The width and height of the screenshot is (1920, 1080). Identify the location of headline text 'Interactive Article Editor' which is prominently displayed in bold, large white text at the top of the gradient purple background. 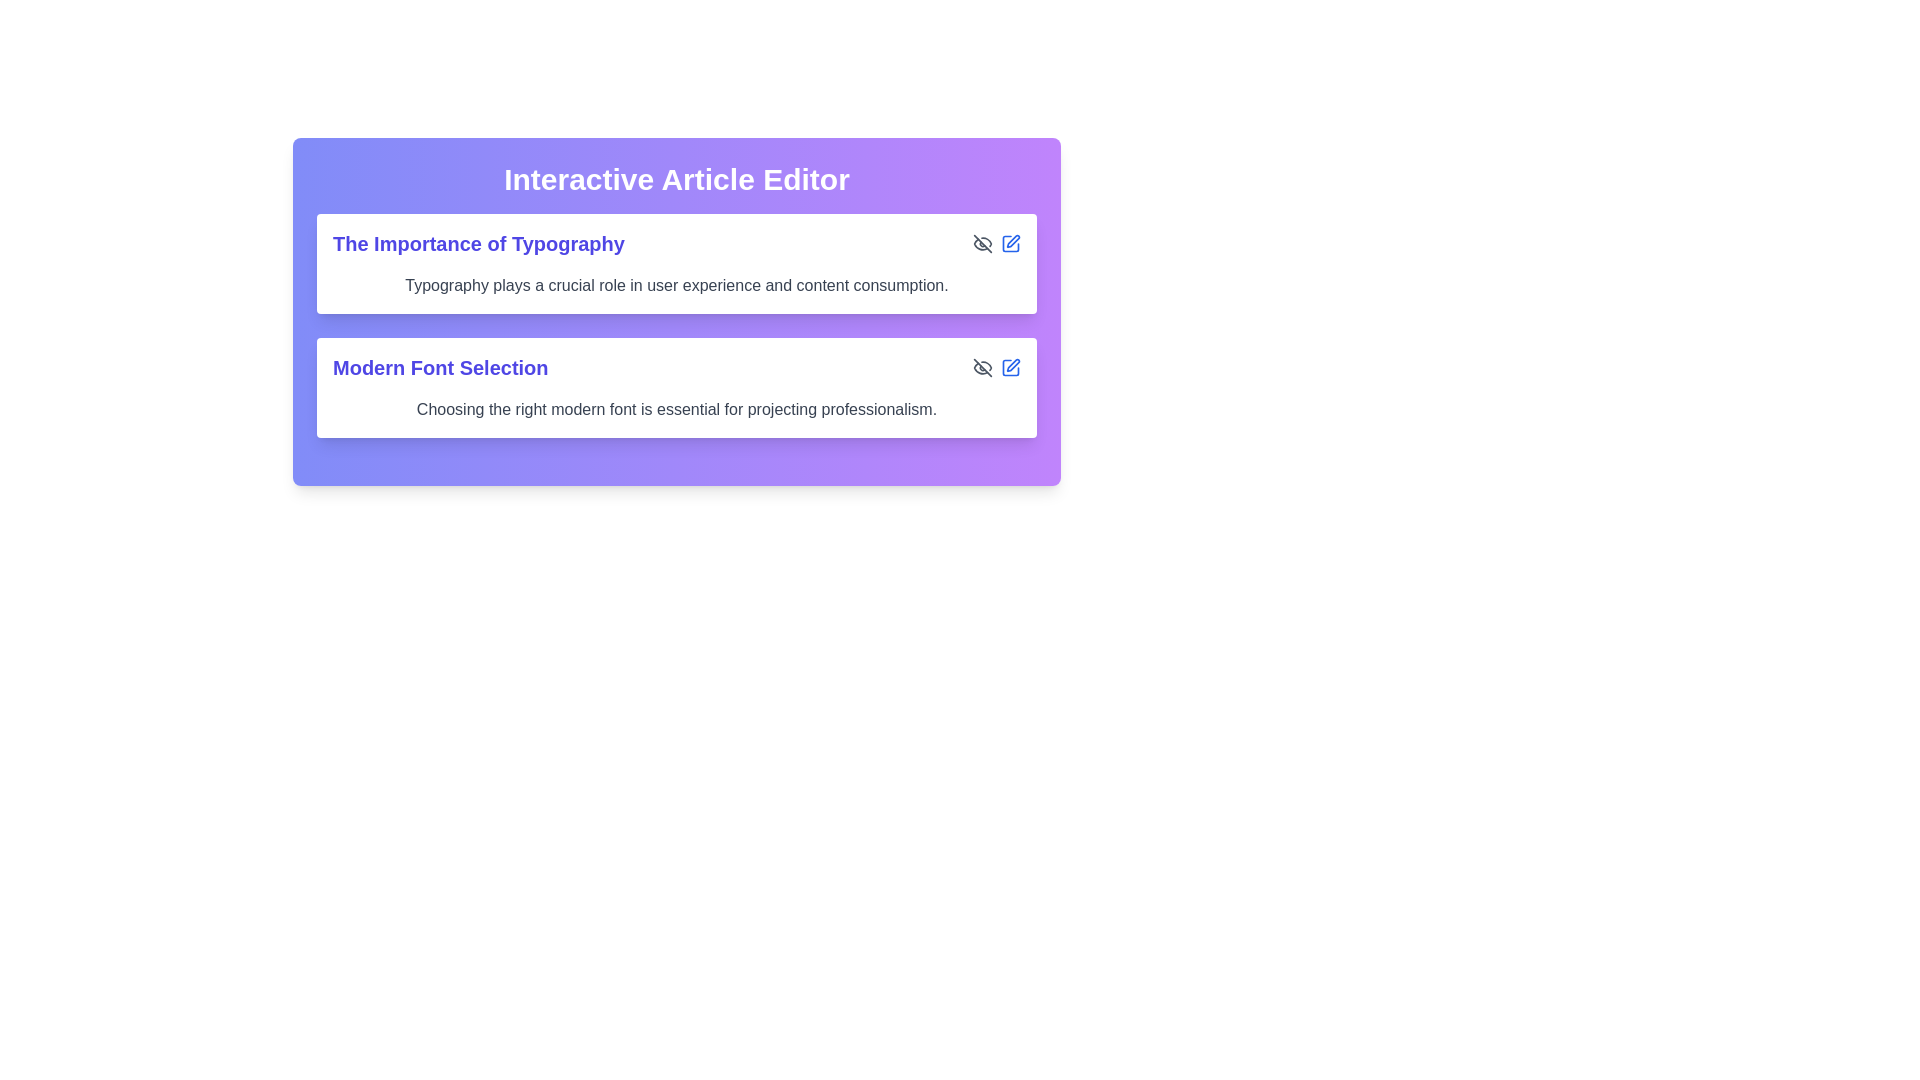
(676, 180).